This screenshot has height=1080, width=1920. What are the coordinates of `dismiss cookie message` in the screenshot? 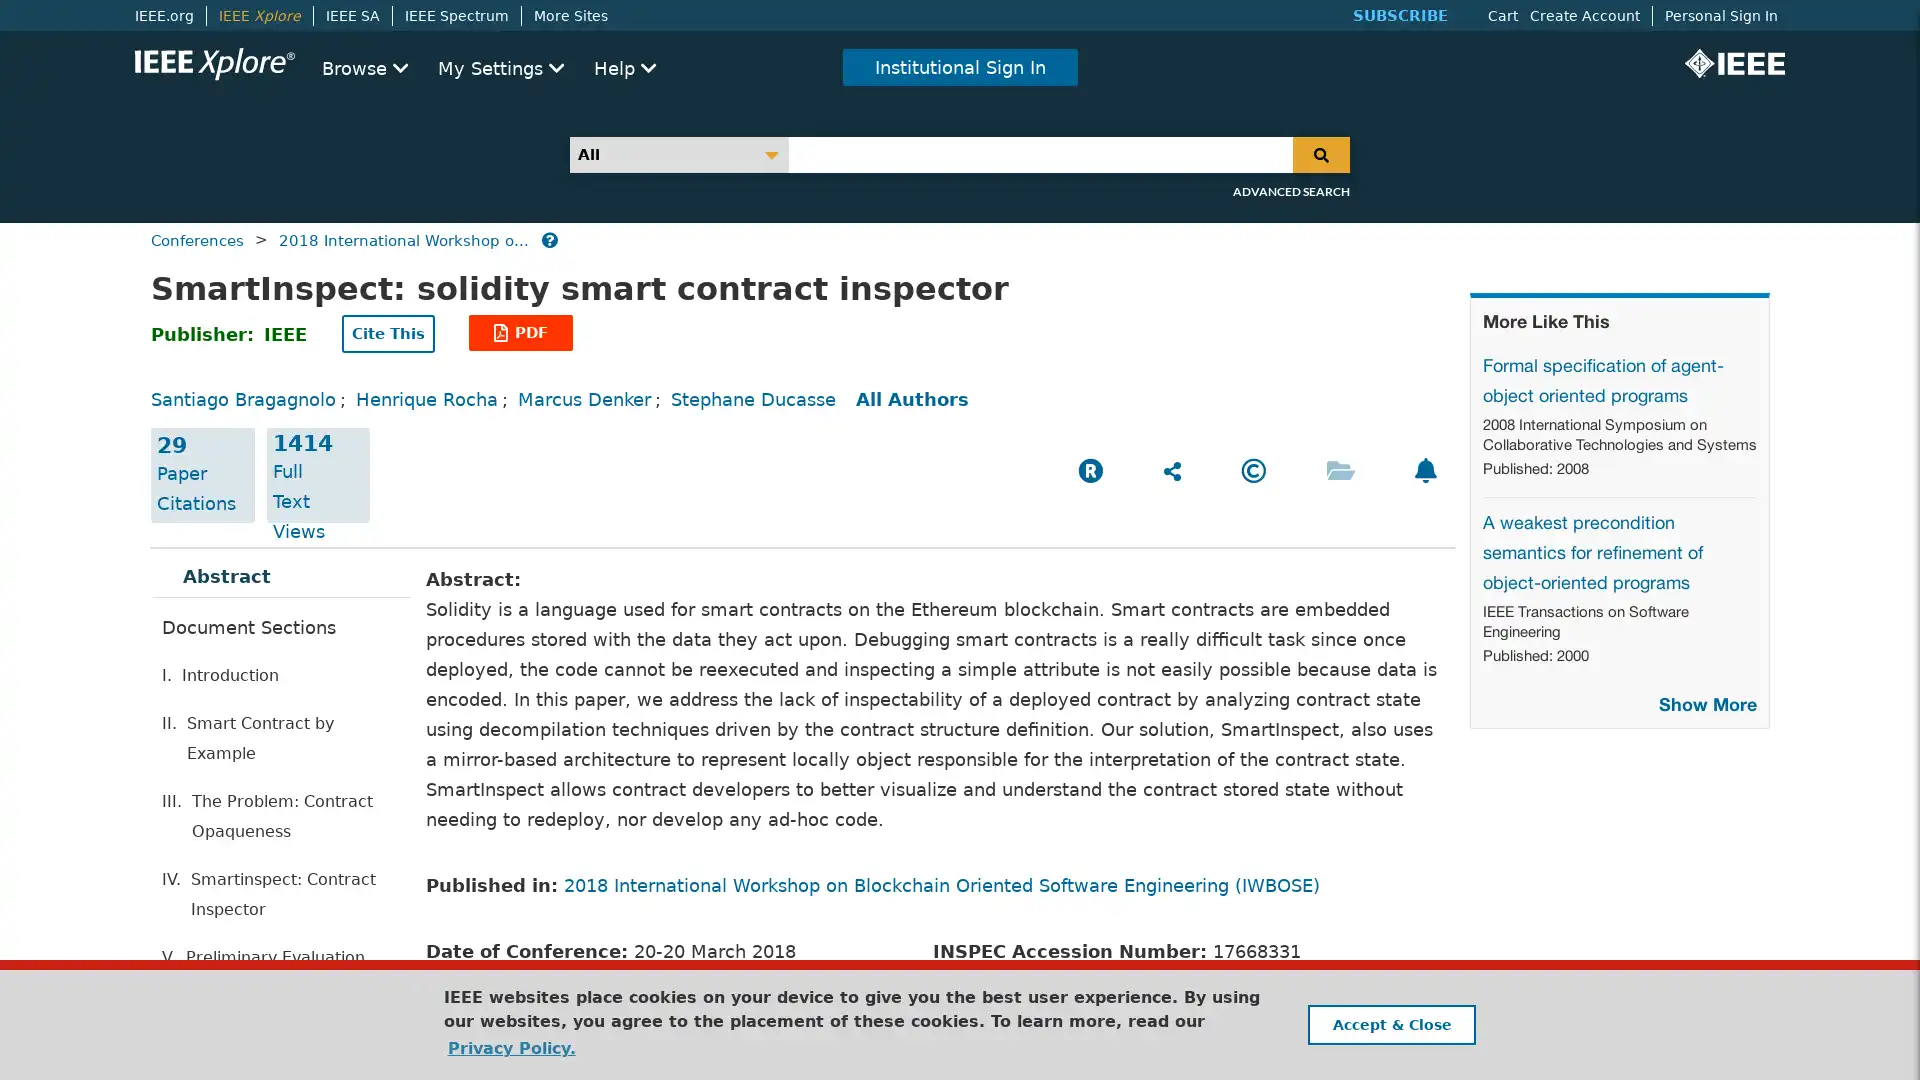 It's located at (1390, 1024).